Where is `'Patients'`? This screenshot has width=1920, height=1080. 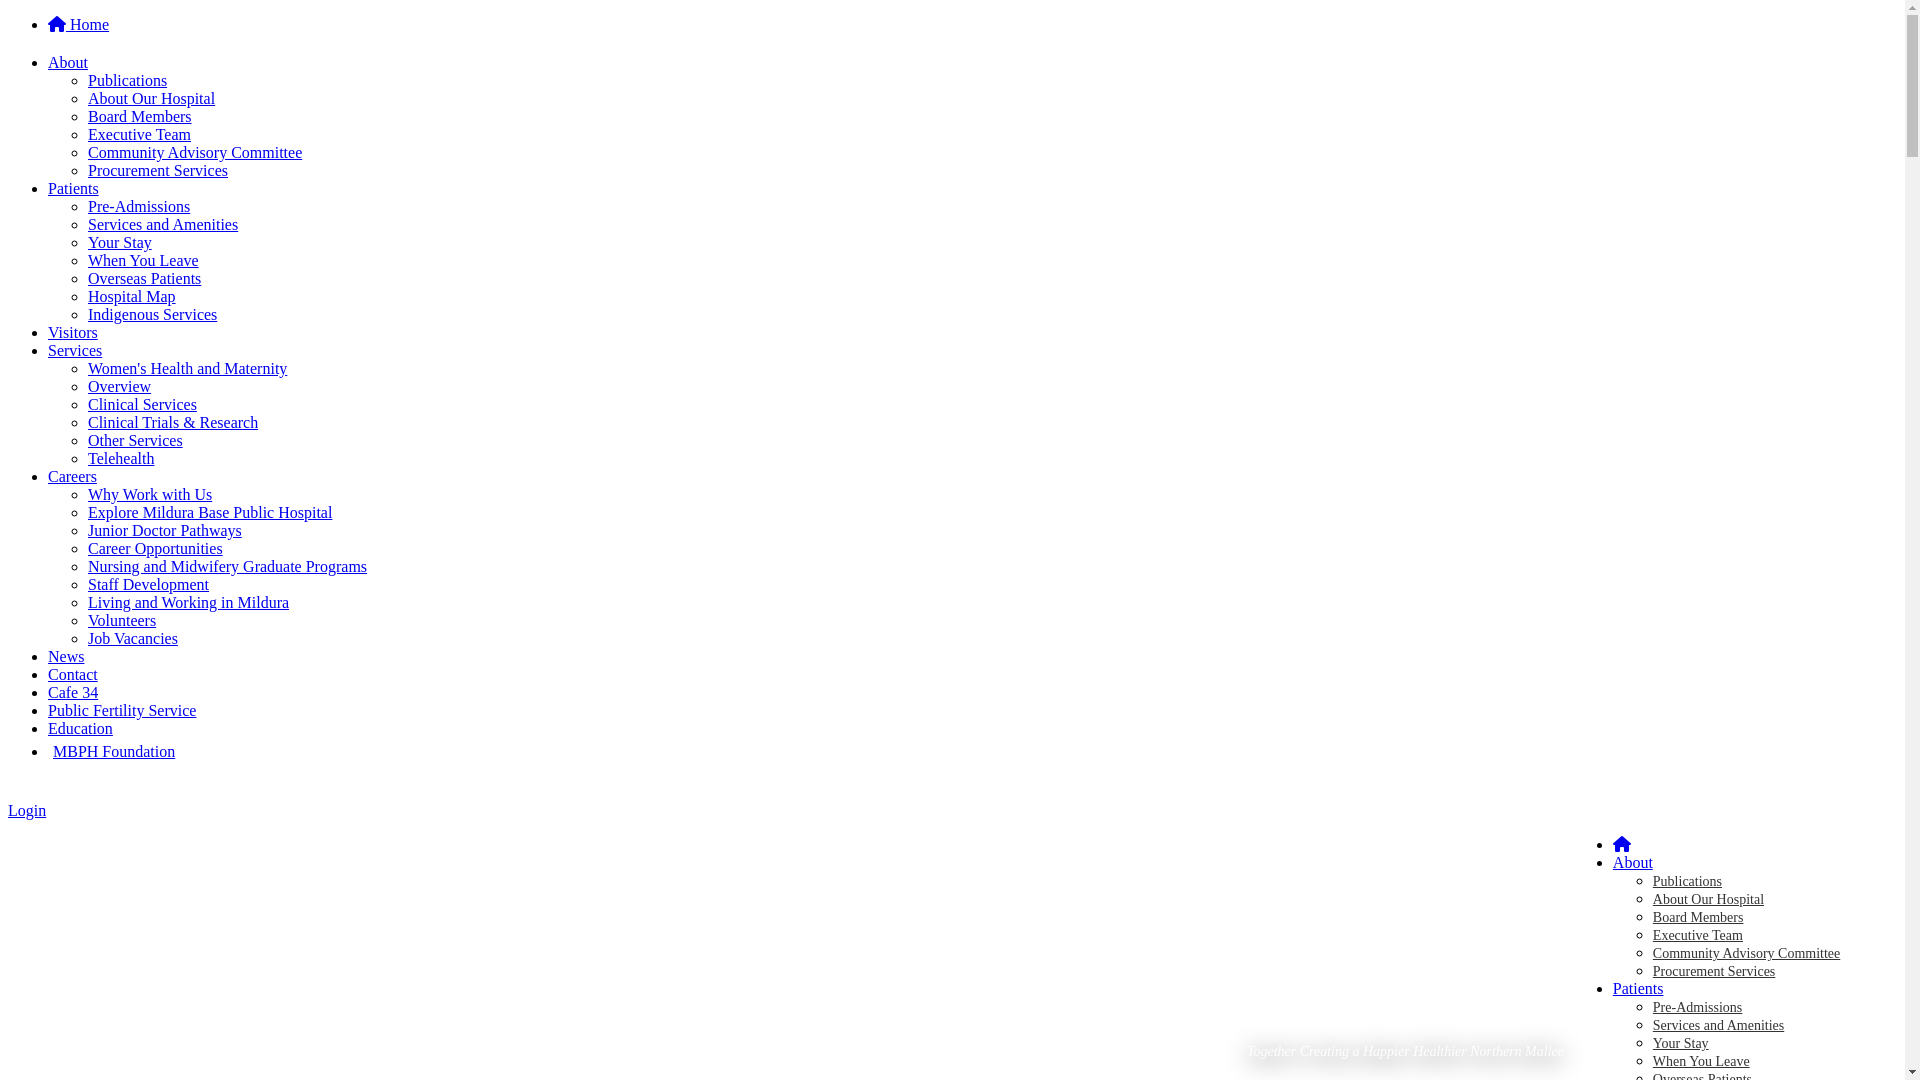
'Patients' is located at coordinates (1638, 987).